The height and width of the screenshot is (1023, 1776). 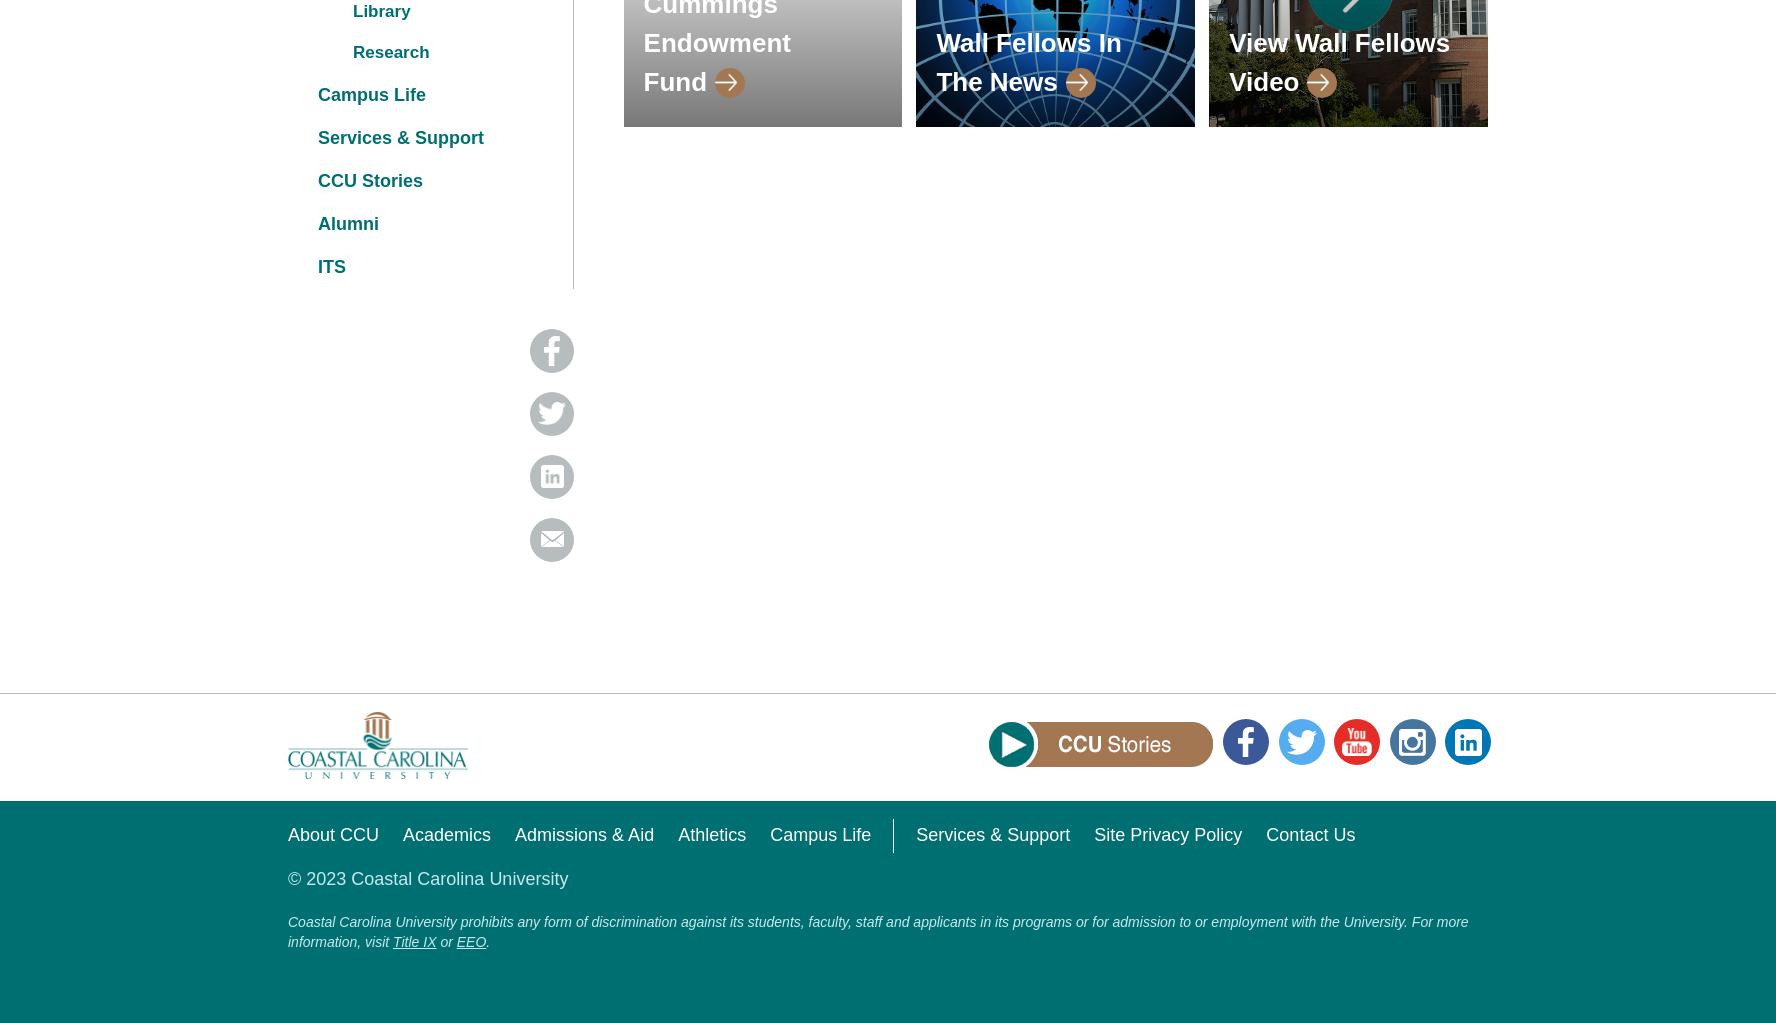 I want to click on 'CCU Stories', so click(x=369, y=180).